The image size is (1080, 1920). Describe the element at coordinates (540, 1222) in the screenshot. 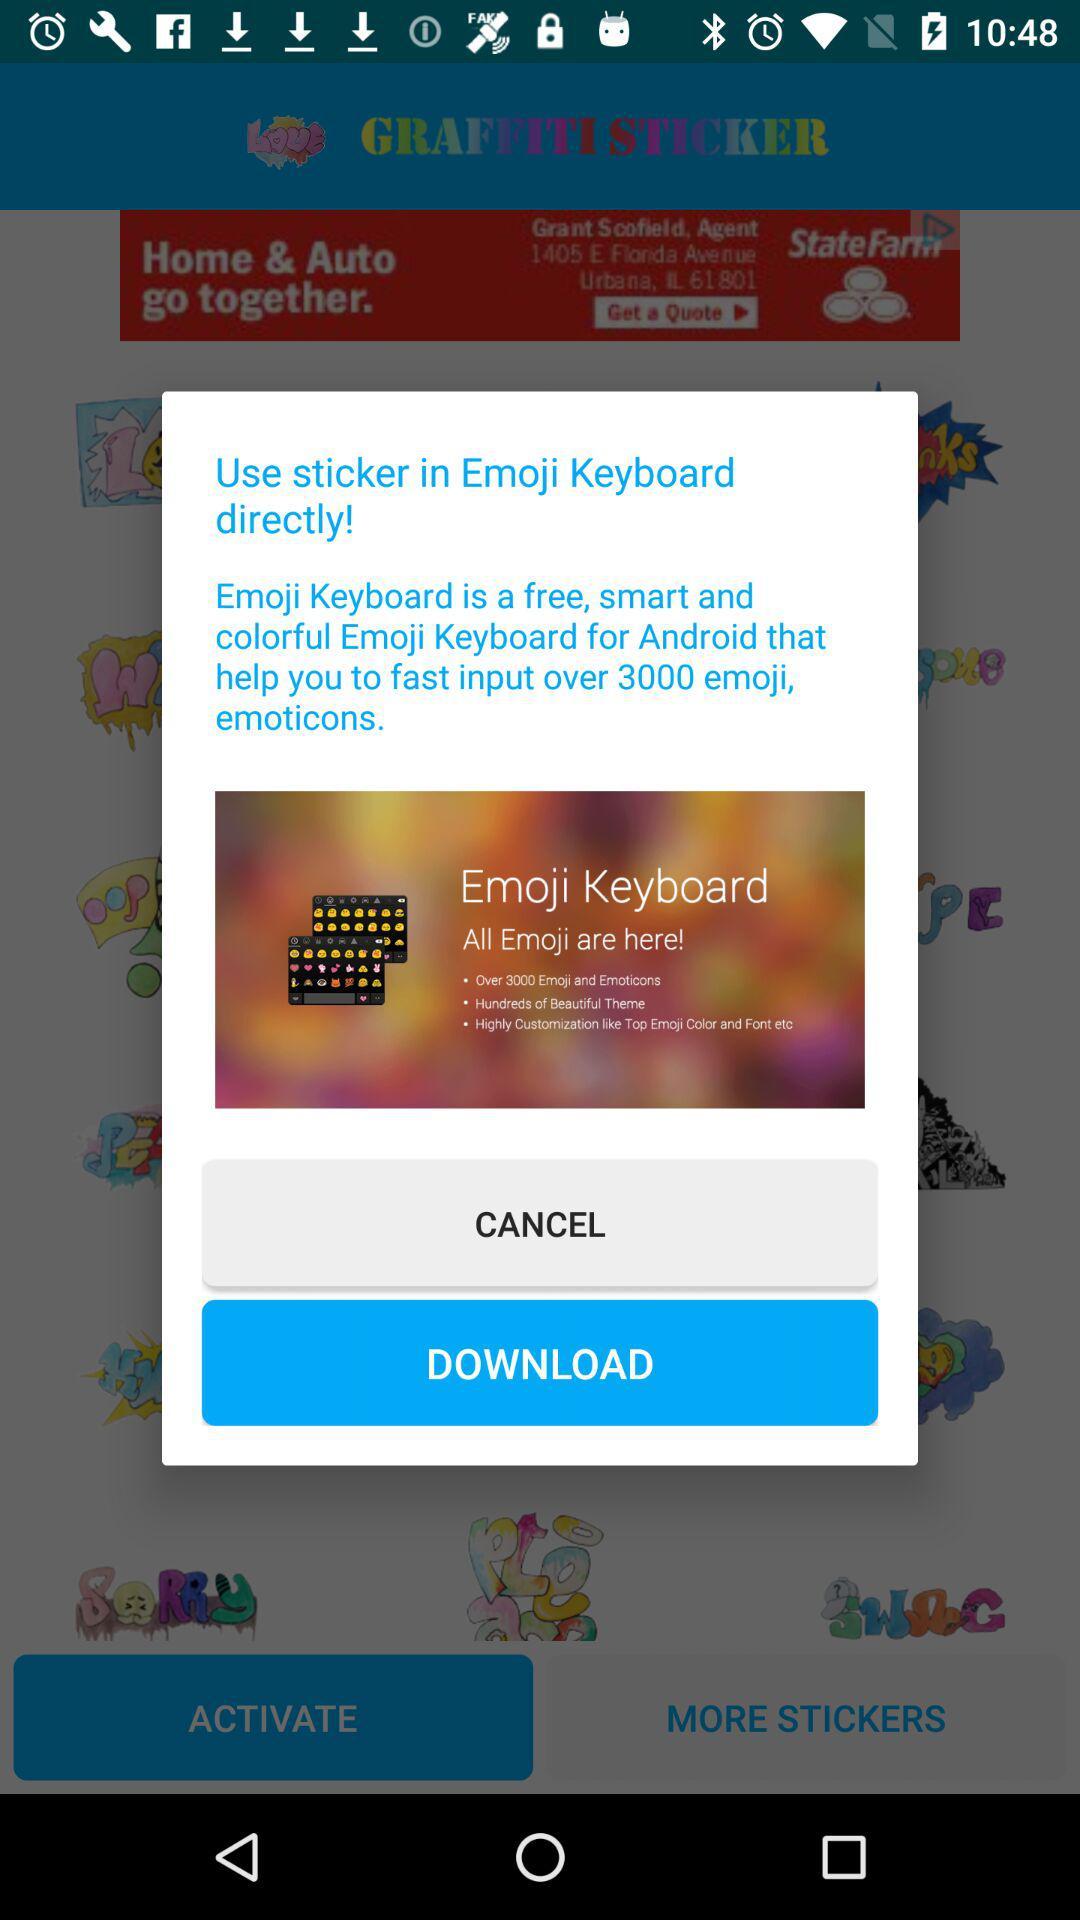

I see `cancel button` at that location.